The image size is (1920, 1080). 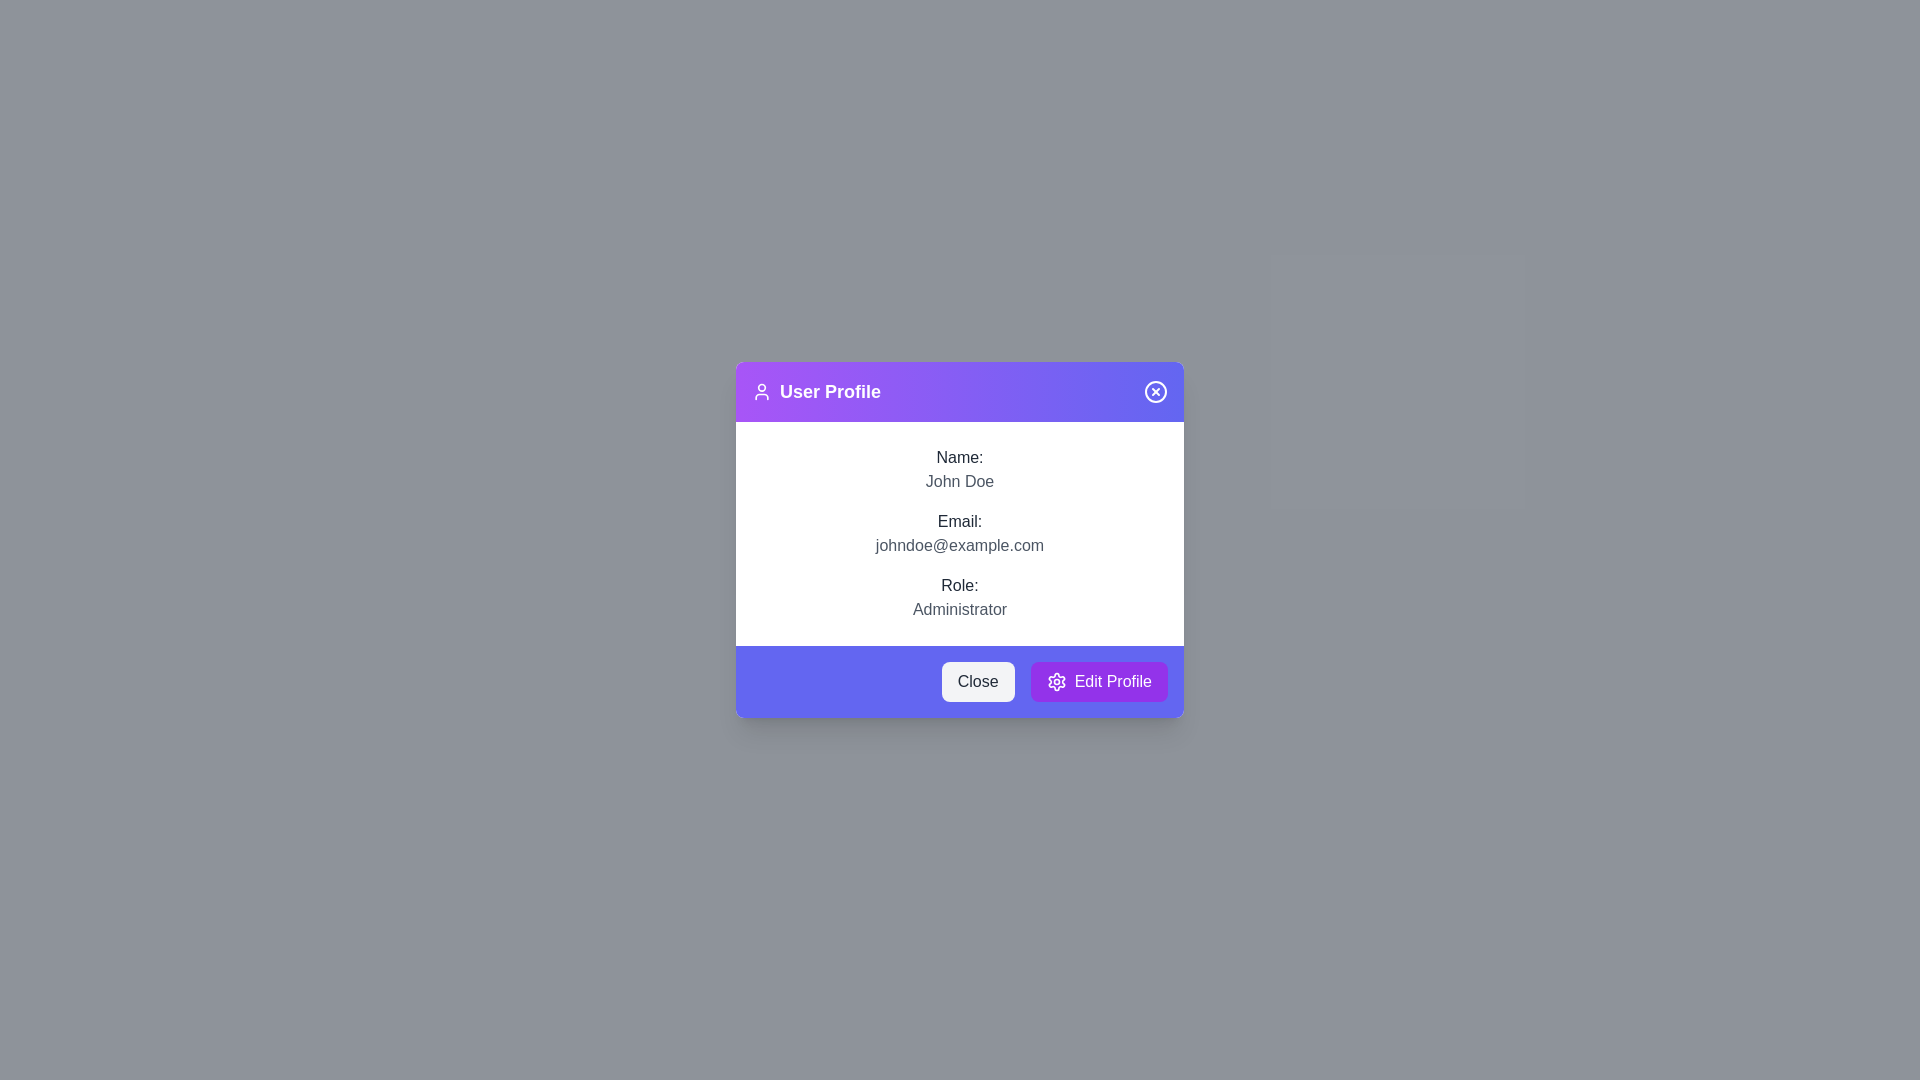 What do you see at coordinates (1055, 681) in the screenshot?
I see `the cogwheel-shaped settings icon located in the upper-right corner of the user profile modal window, characterized by sharp edges and a purple theme` at bounding box center [1055, 681].